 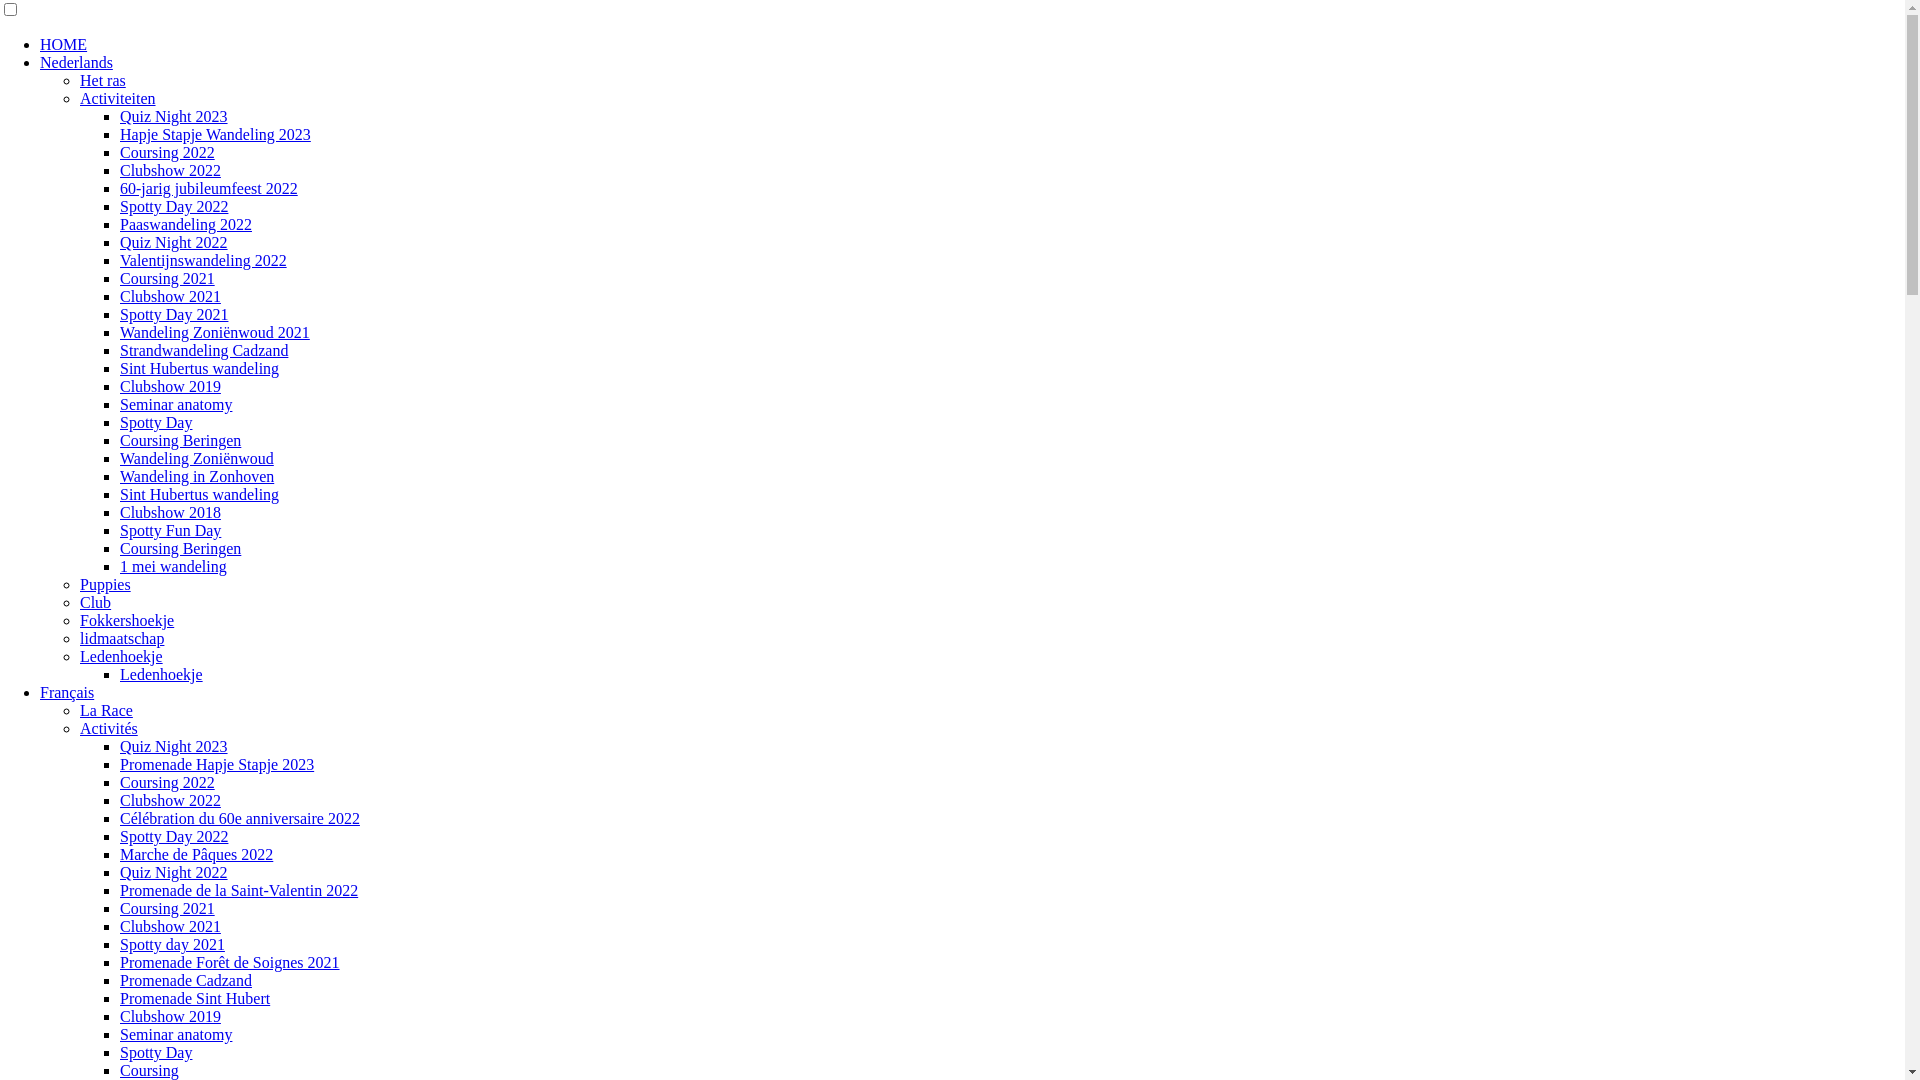 What do you see at coordinates (125, 619) in the screenshot?
I see `'Fokkershoekje'` at bounding box center [125, 619].